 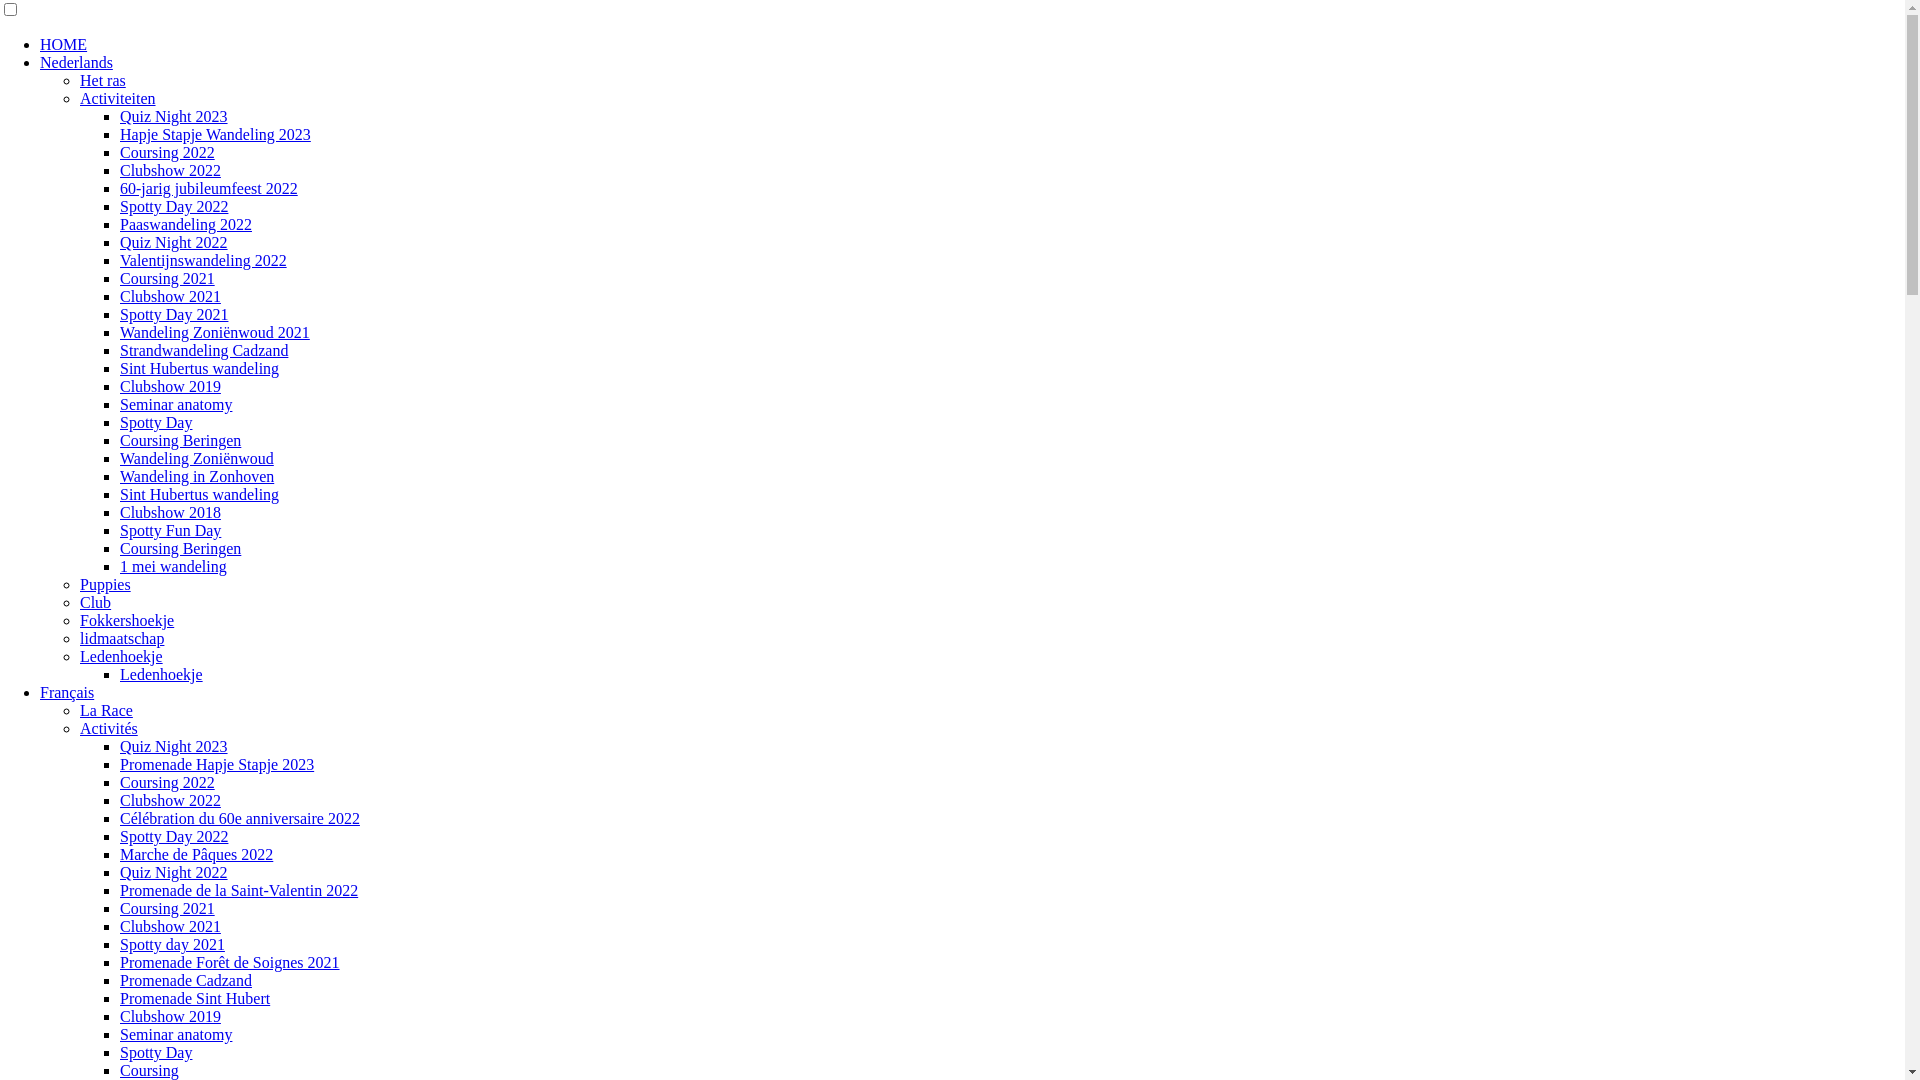 What do you see at coordinates (125, 619) in the screenshot?
I see `'Fokkershoekje'` at bounding box center [125, 619].